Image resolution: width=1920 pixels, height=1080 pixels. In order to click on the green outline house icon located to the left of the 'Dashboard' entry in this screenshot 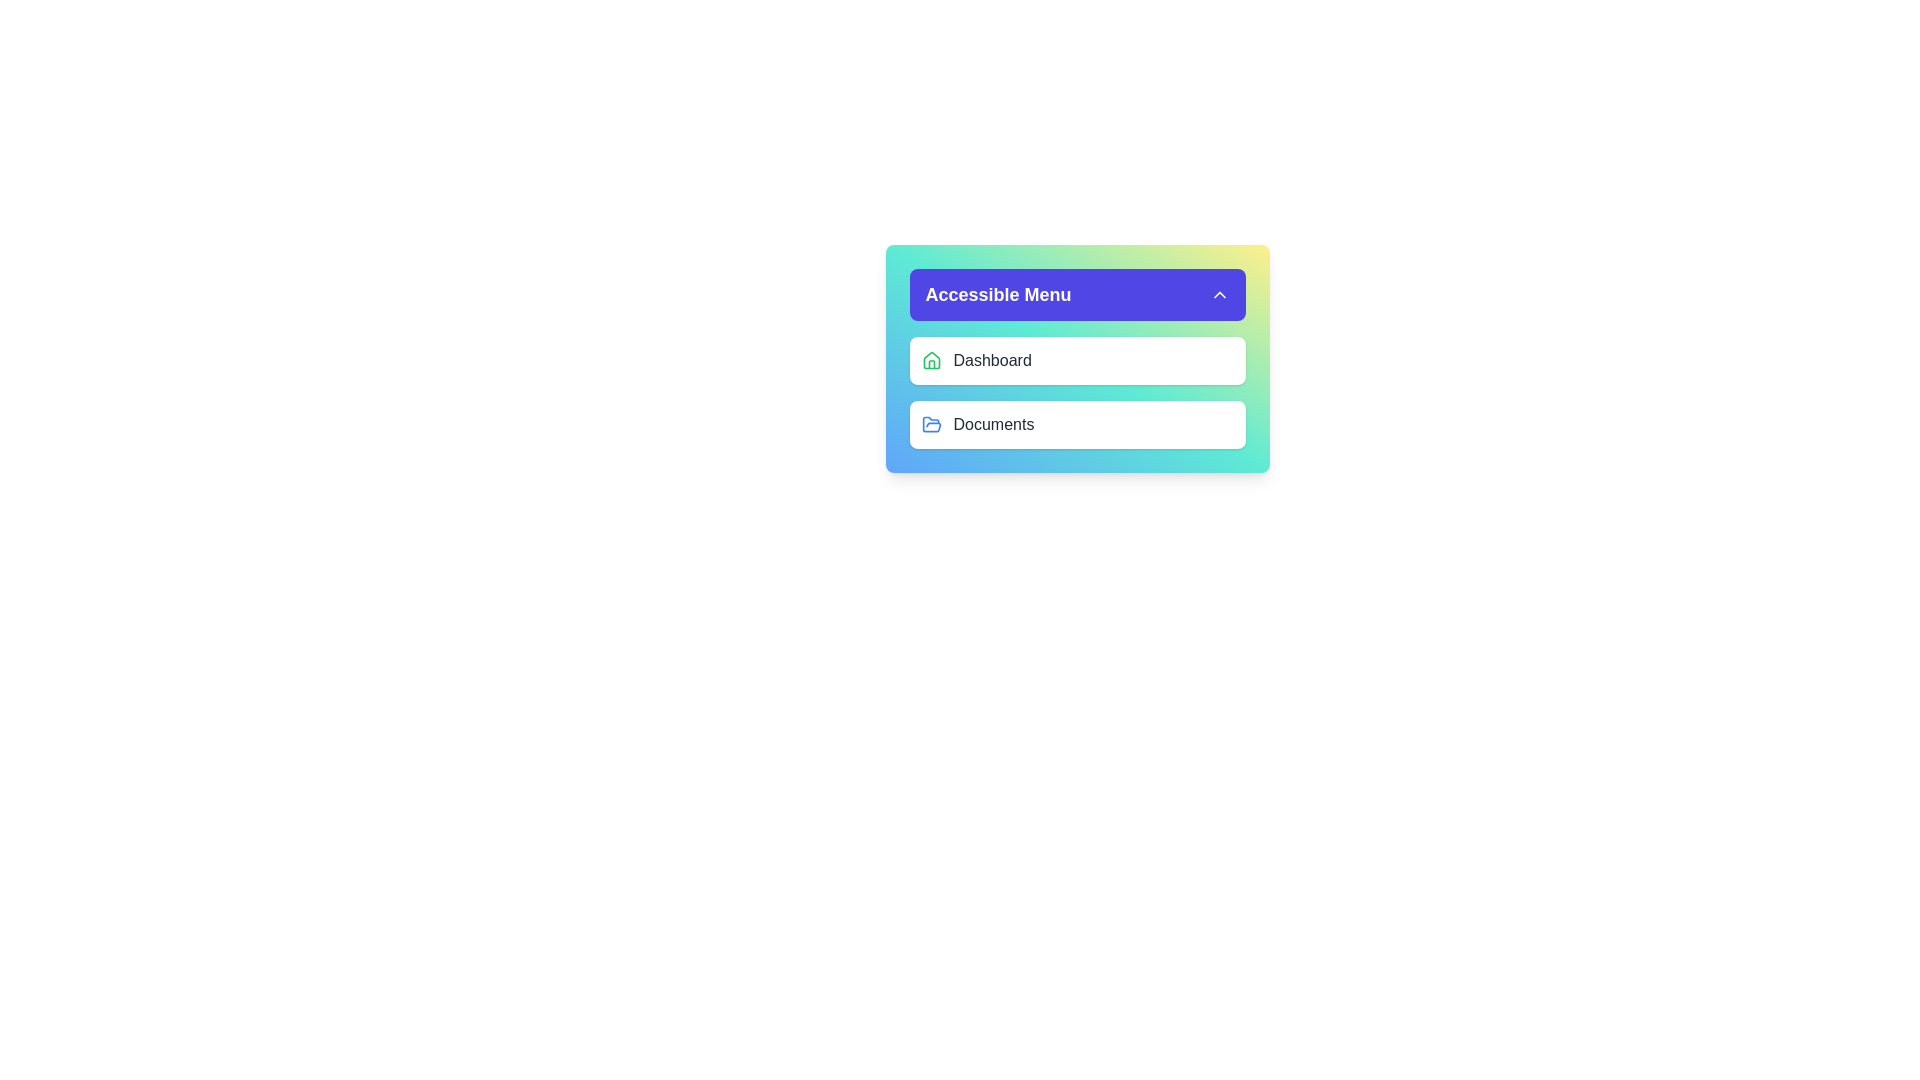, I will do `click(930, 360)`.